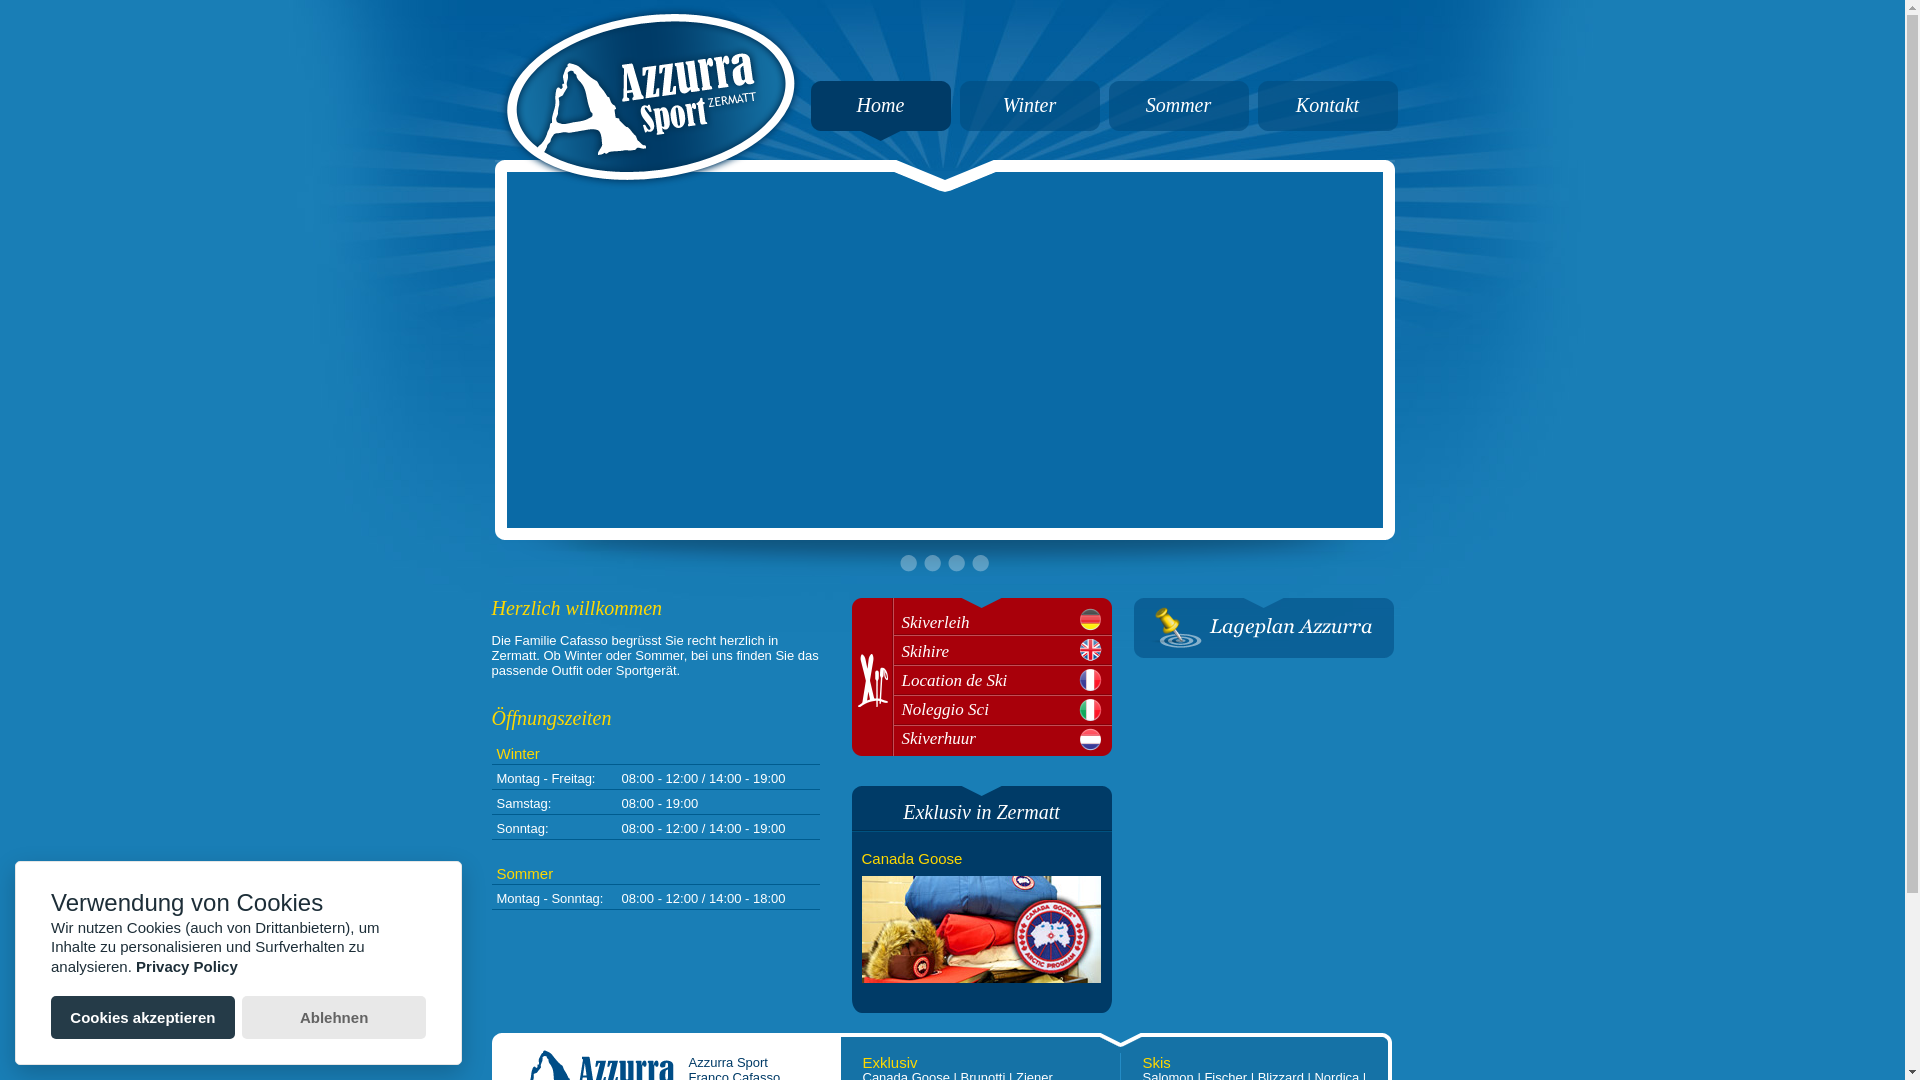 This screenshot has width=1920, height=1080. Describe the element at coordinates (901, 679) in the screenshot. I see `'Location de Ski'` at that location.